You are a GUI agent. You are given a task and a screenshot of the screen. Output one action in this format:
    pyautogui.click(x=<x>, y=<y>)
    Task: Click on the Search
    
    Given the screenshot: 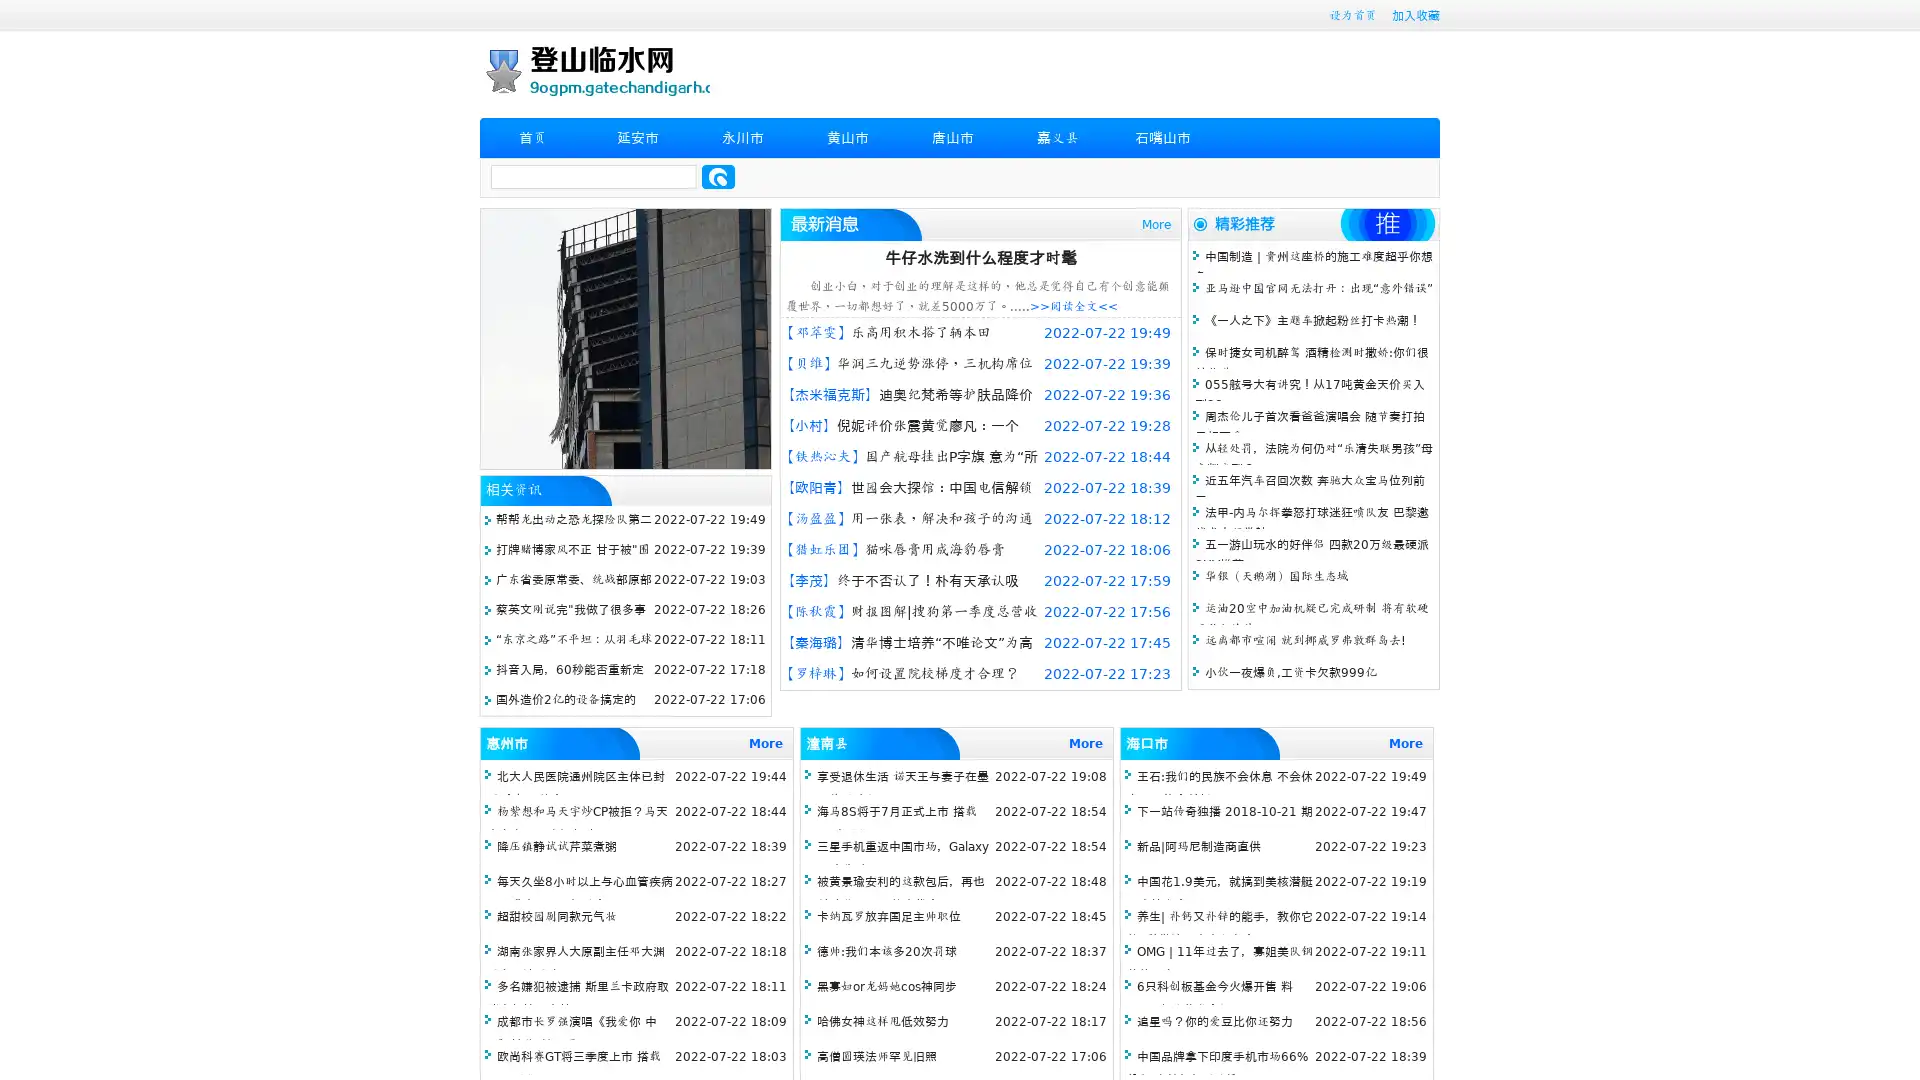 What is the action you would take?
    pyautogui.click(x=718, y=176)
    